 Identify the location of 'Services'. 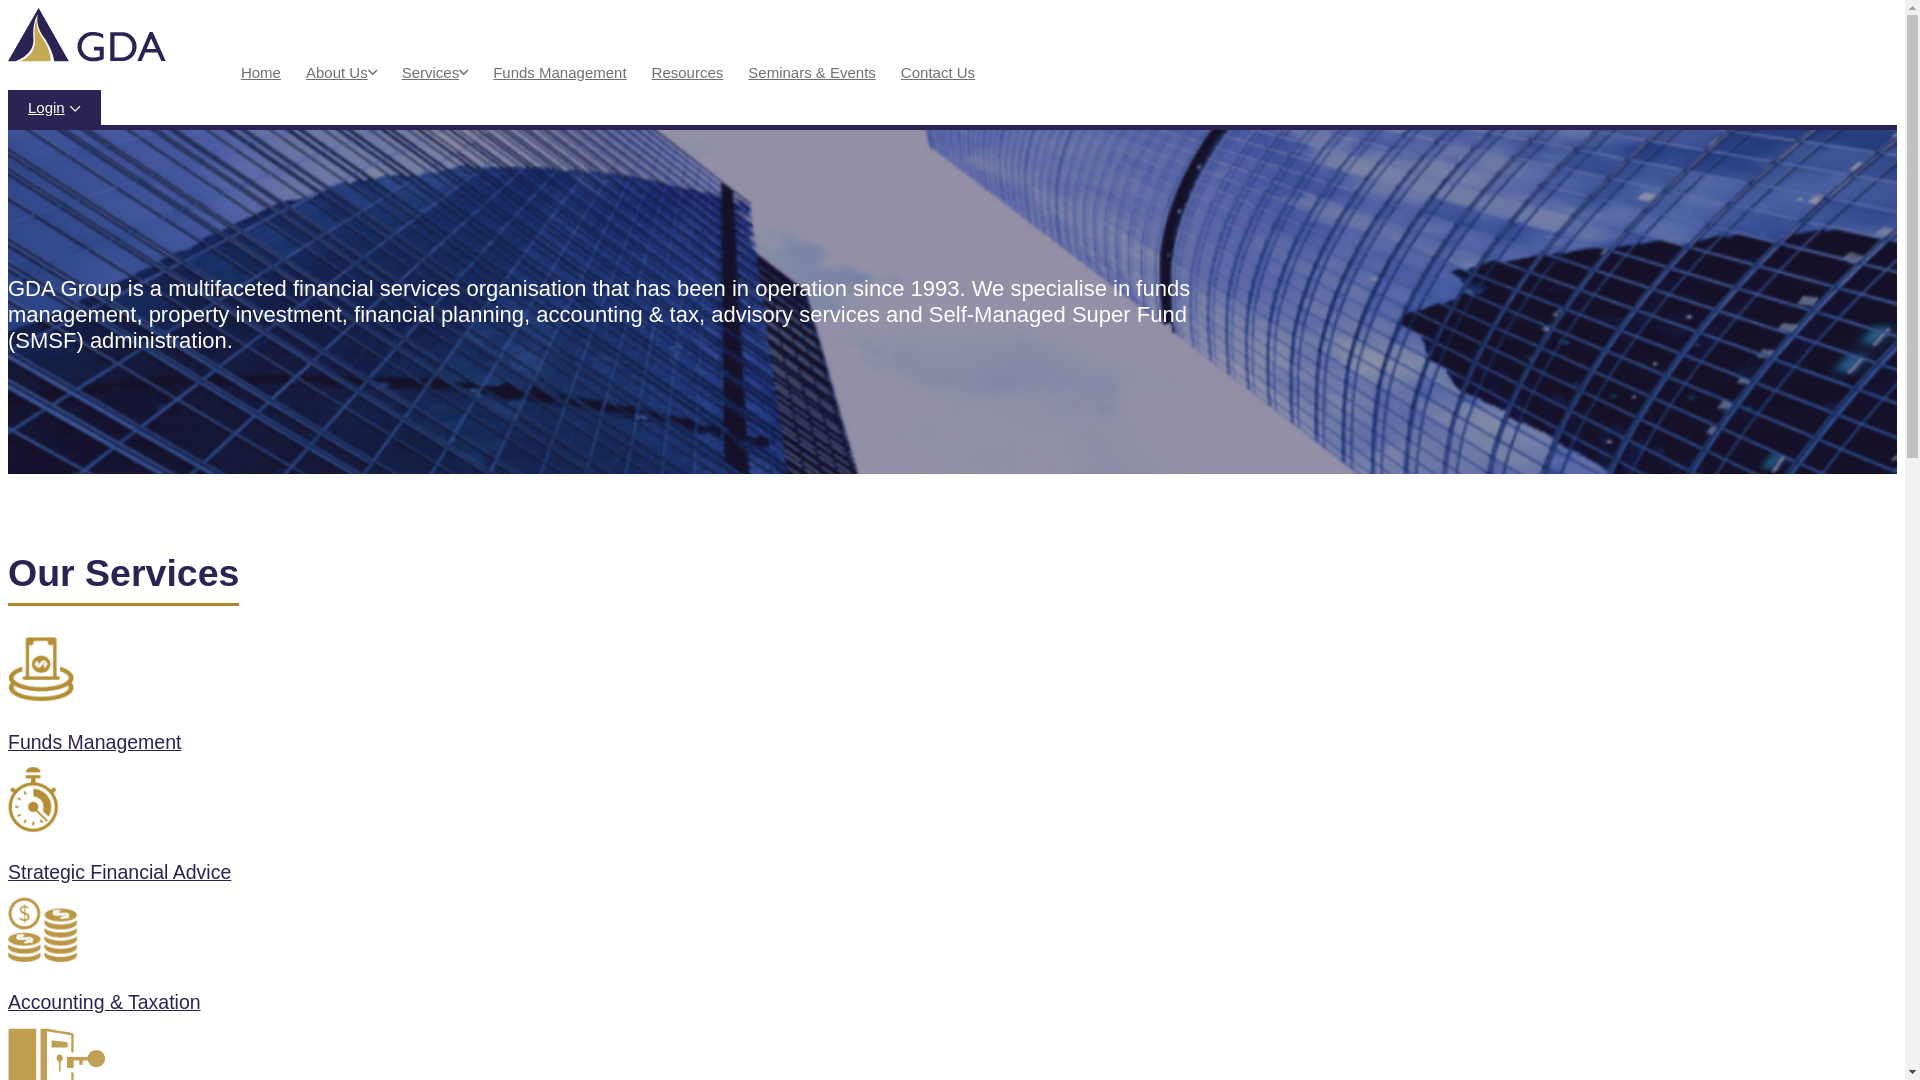
(401, 71).